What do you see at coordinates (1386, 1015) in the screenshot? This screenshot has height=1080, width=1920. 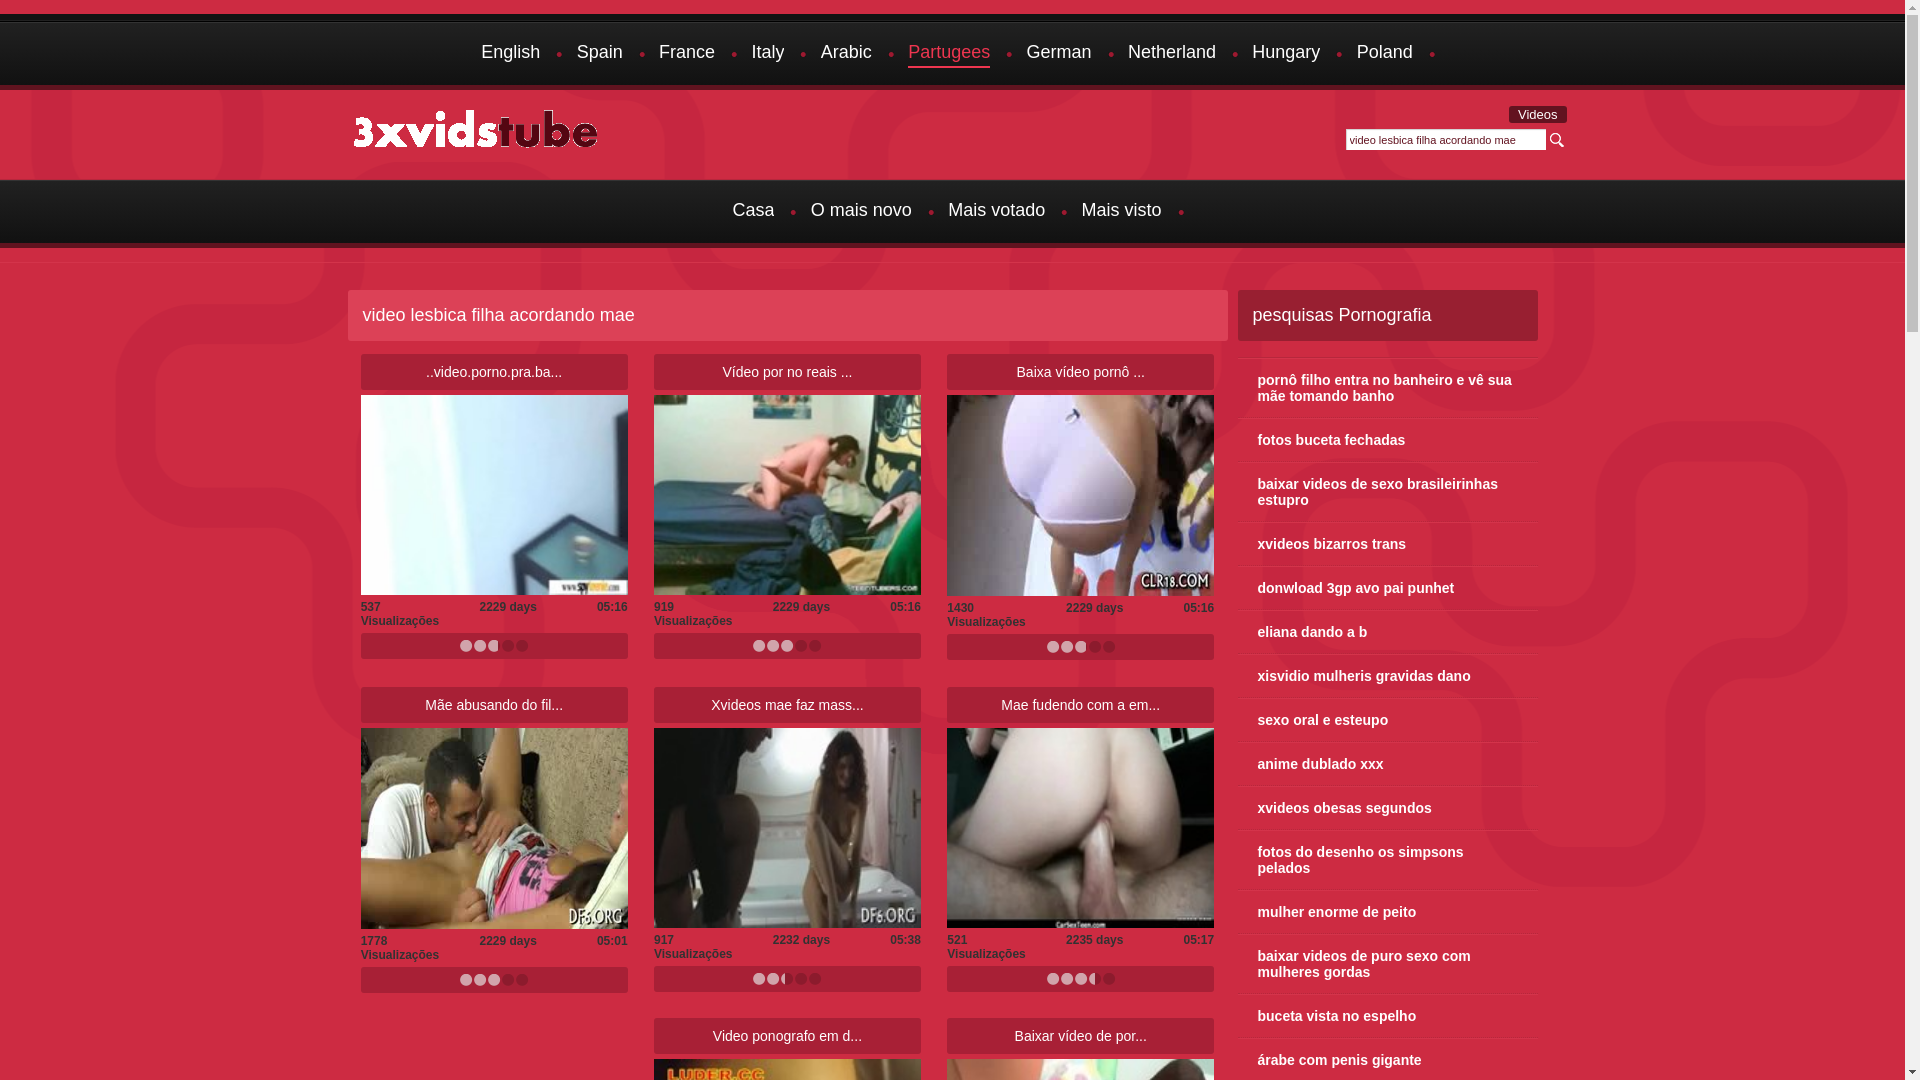 I see `'buceta vista no espelho'` at bounding box center [1386, 1015].